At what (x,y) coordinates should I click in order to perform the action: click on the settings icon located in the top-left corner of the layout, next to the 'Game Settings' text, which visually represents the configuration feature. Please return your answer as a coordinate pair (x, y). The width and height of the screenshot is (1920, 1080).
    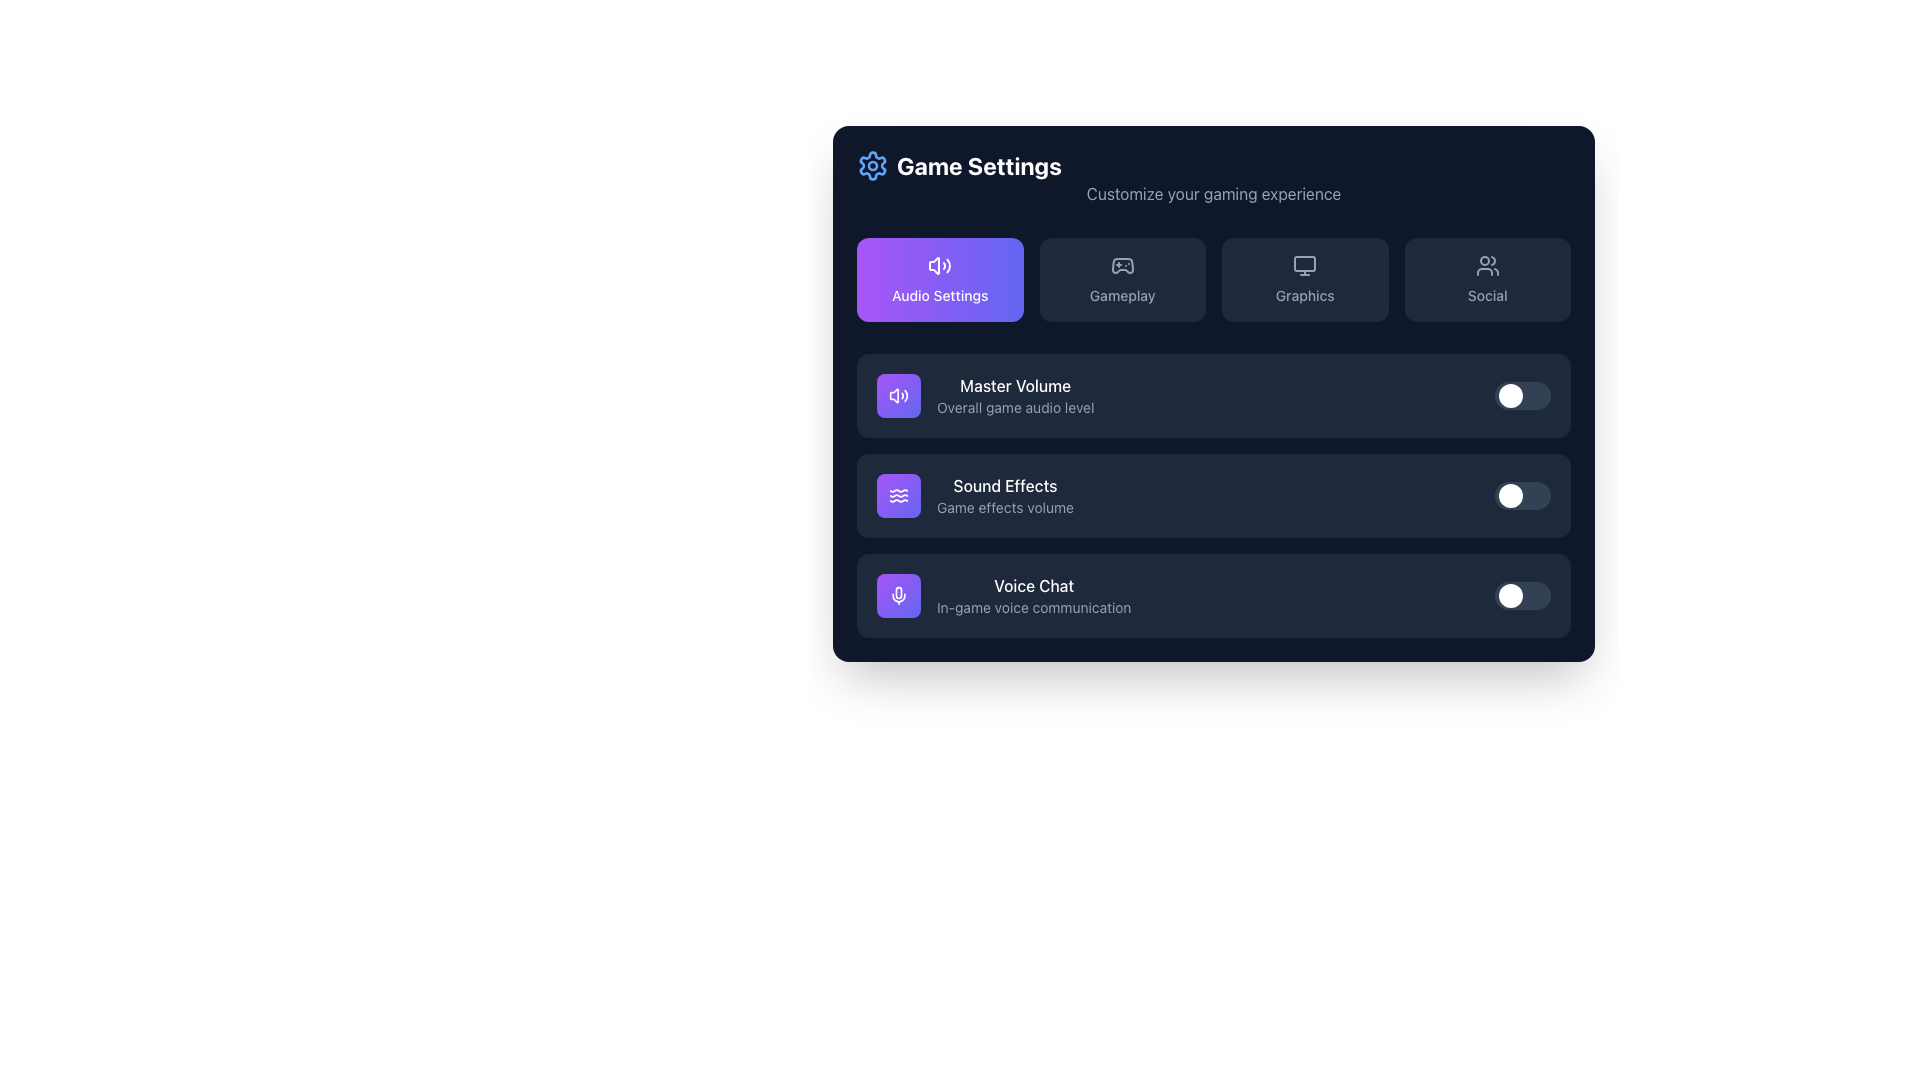
    Looking at the image, I should click on (873, 164).